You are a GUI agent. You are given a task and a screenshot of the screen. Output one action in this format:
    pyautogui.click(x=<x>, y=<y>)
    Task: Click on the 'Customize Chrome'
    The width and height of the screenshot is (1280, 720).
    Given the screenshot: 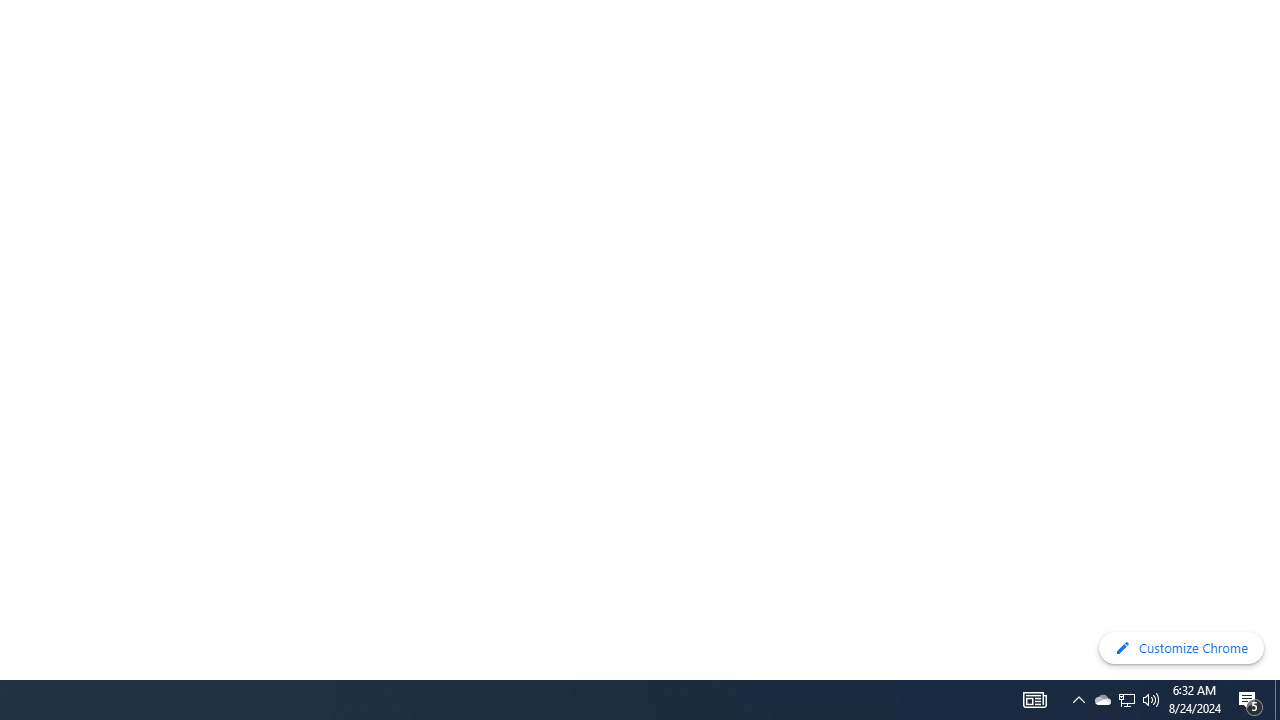 What is the action you would take?
    pyautogui.click(x=1181, y=648)
    